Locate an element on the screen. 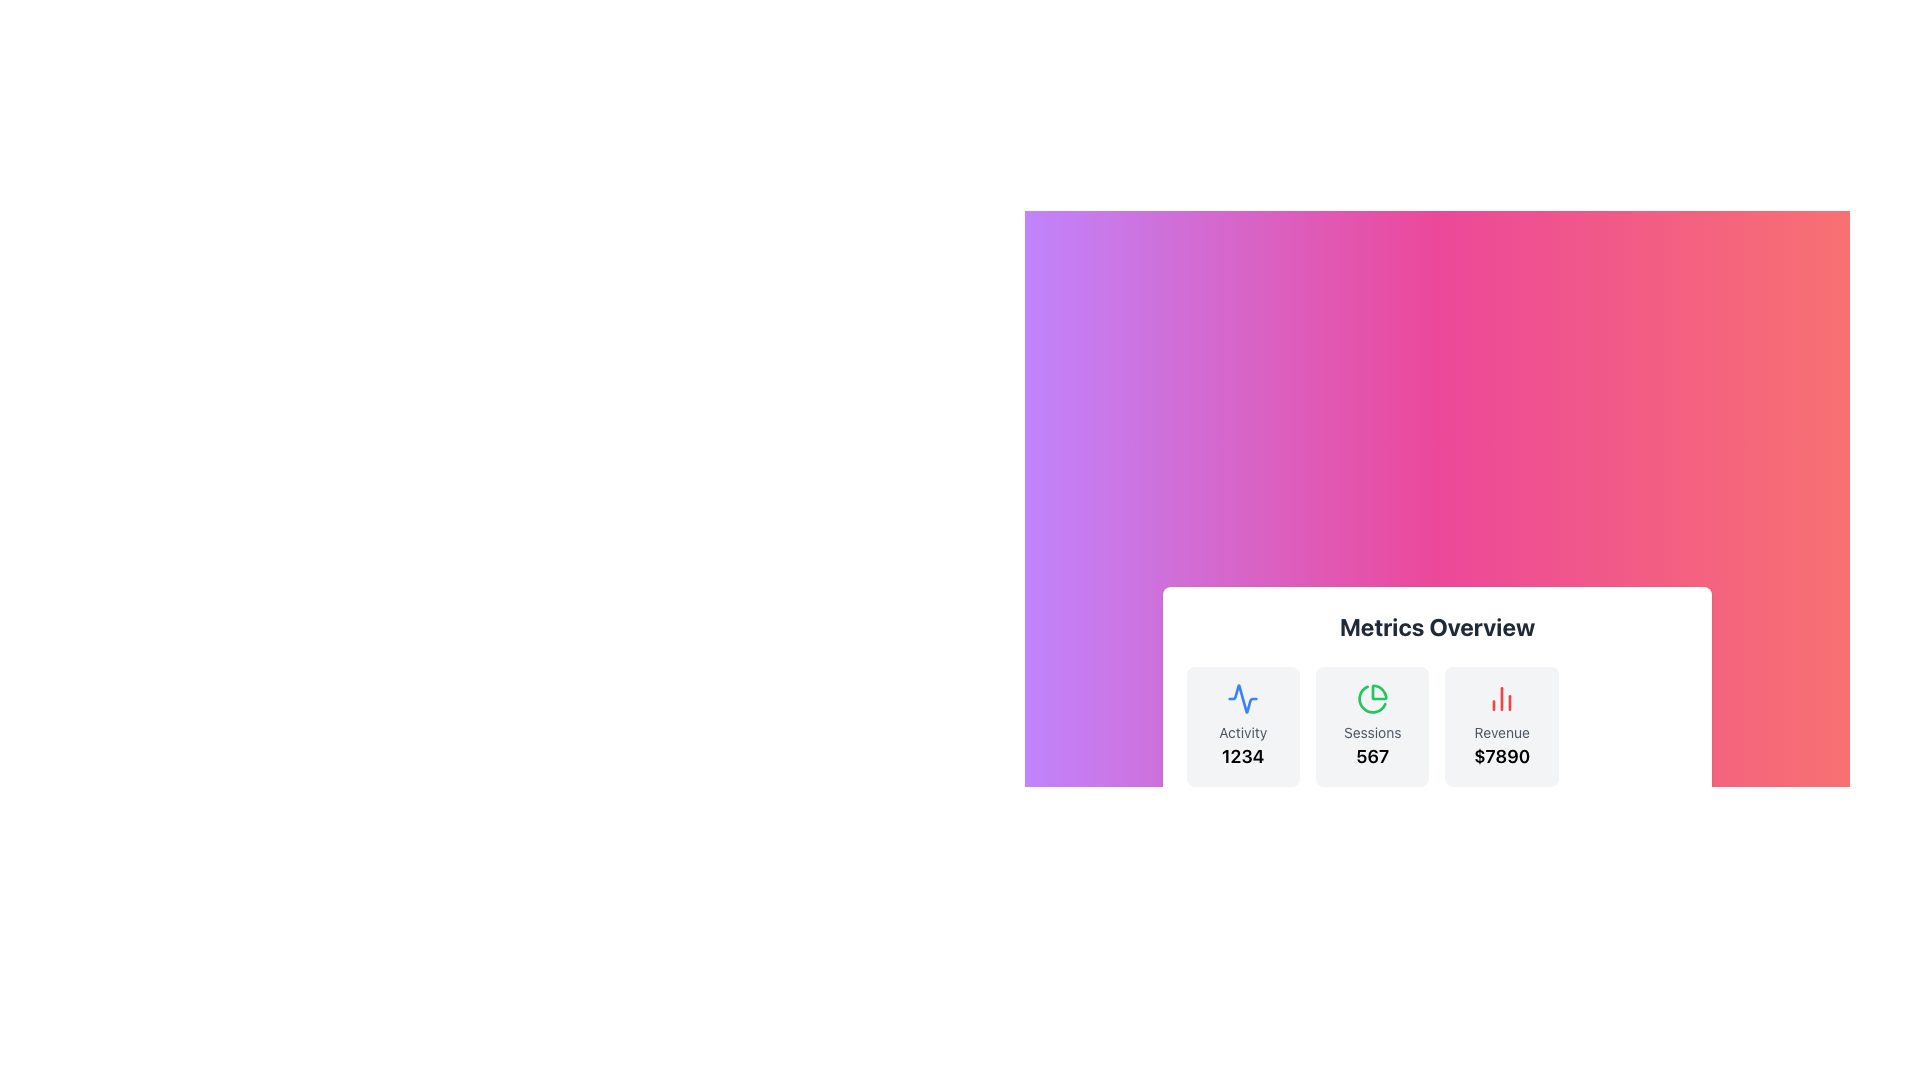  information displayed in the second block of the Data Display Grid Section within the 'Metrics Overview' panel is located at coordinates (1436, 726).